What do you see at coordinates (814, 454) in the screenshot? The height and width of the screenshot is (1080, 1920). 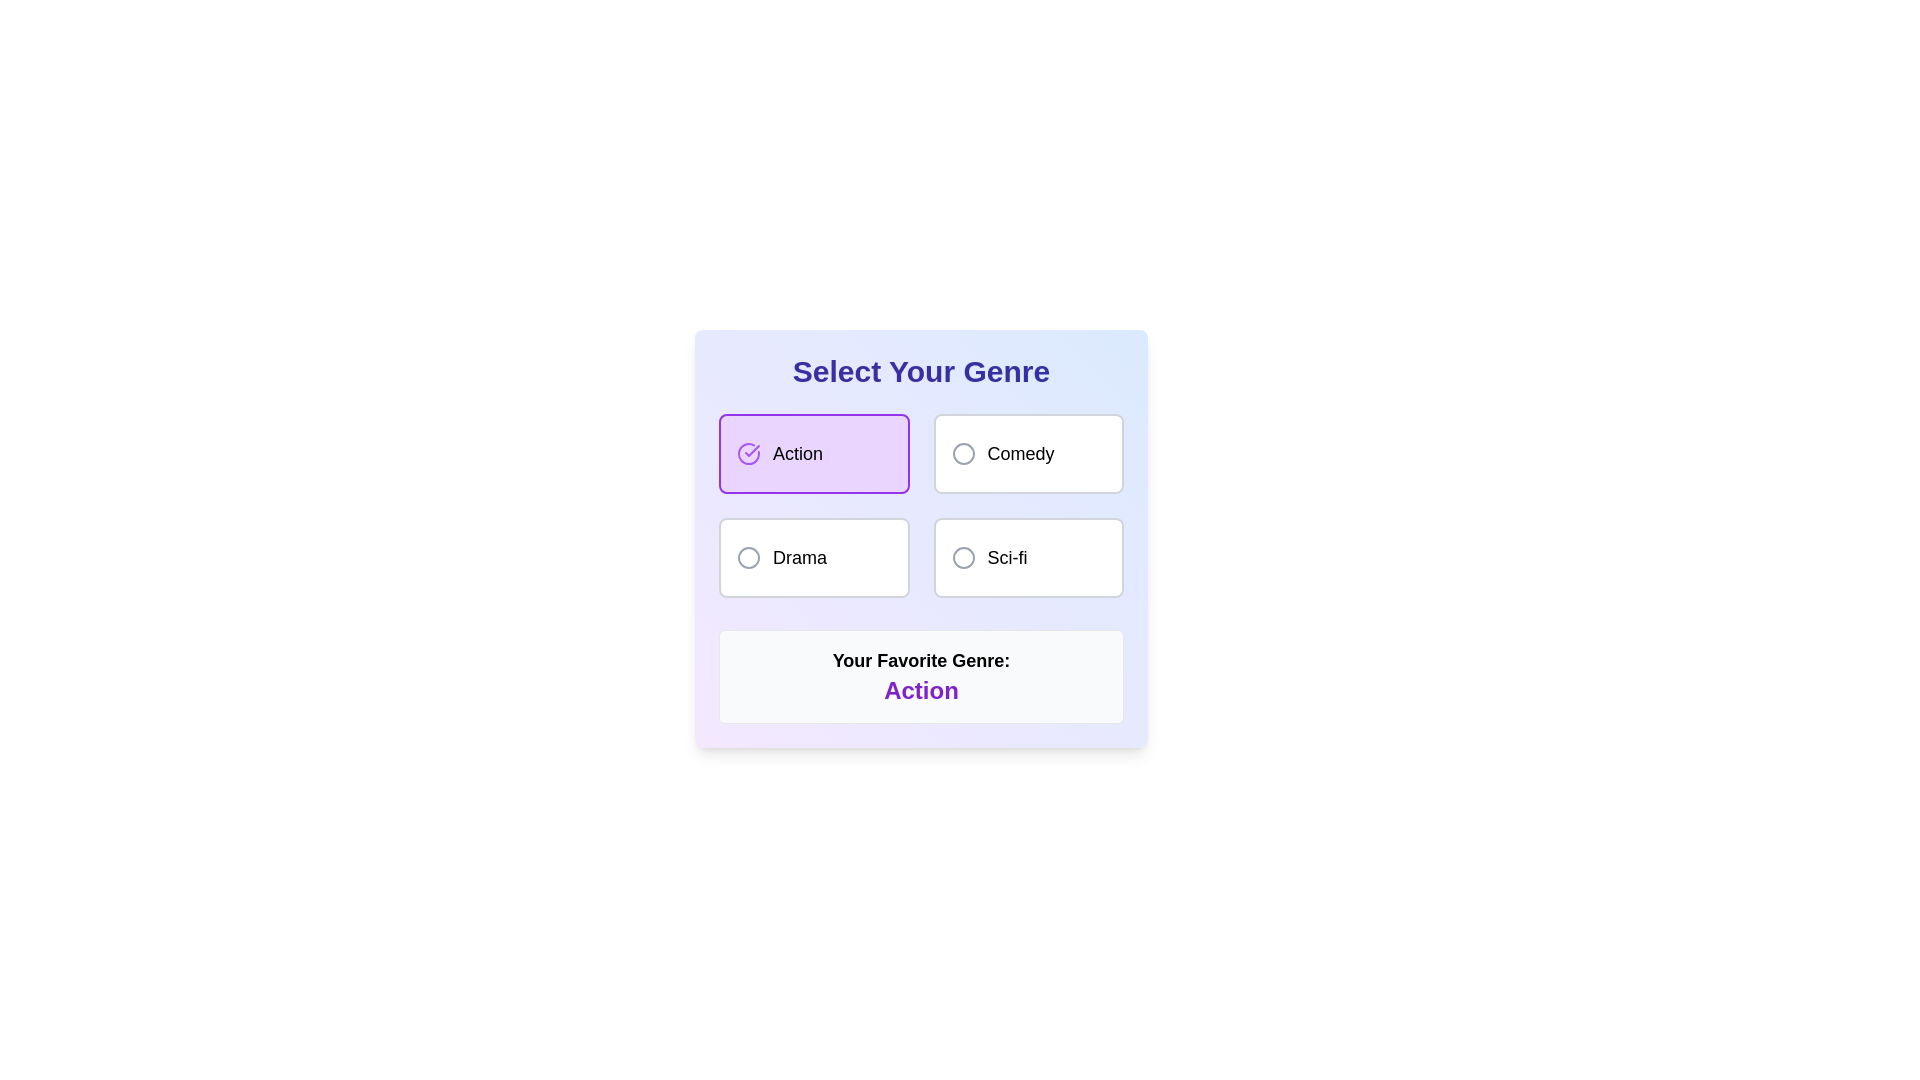 I see `the 'Action' genre button located in the upper-left corner of the grid layout by` at bounding box center [814, 454].